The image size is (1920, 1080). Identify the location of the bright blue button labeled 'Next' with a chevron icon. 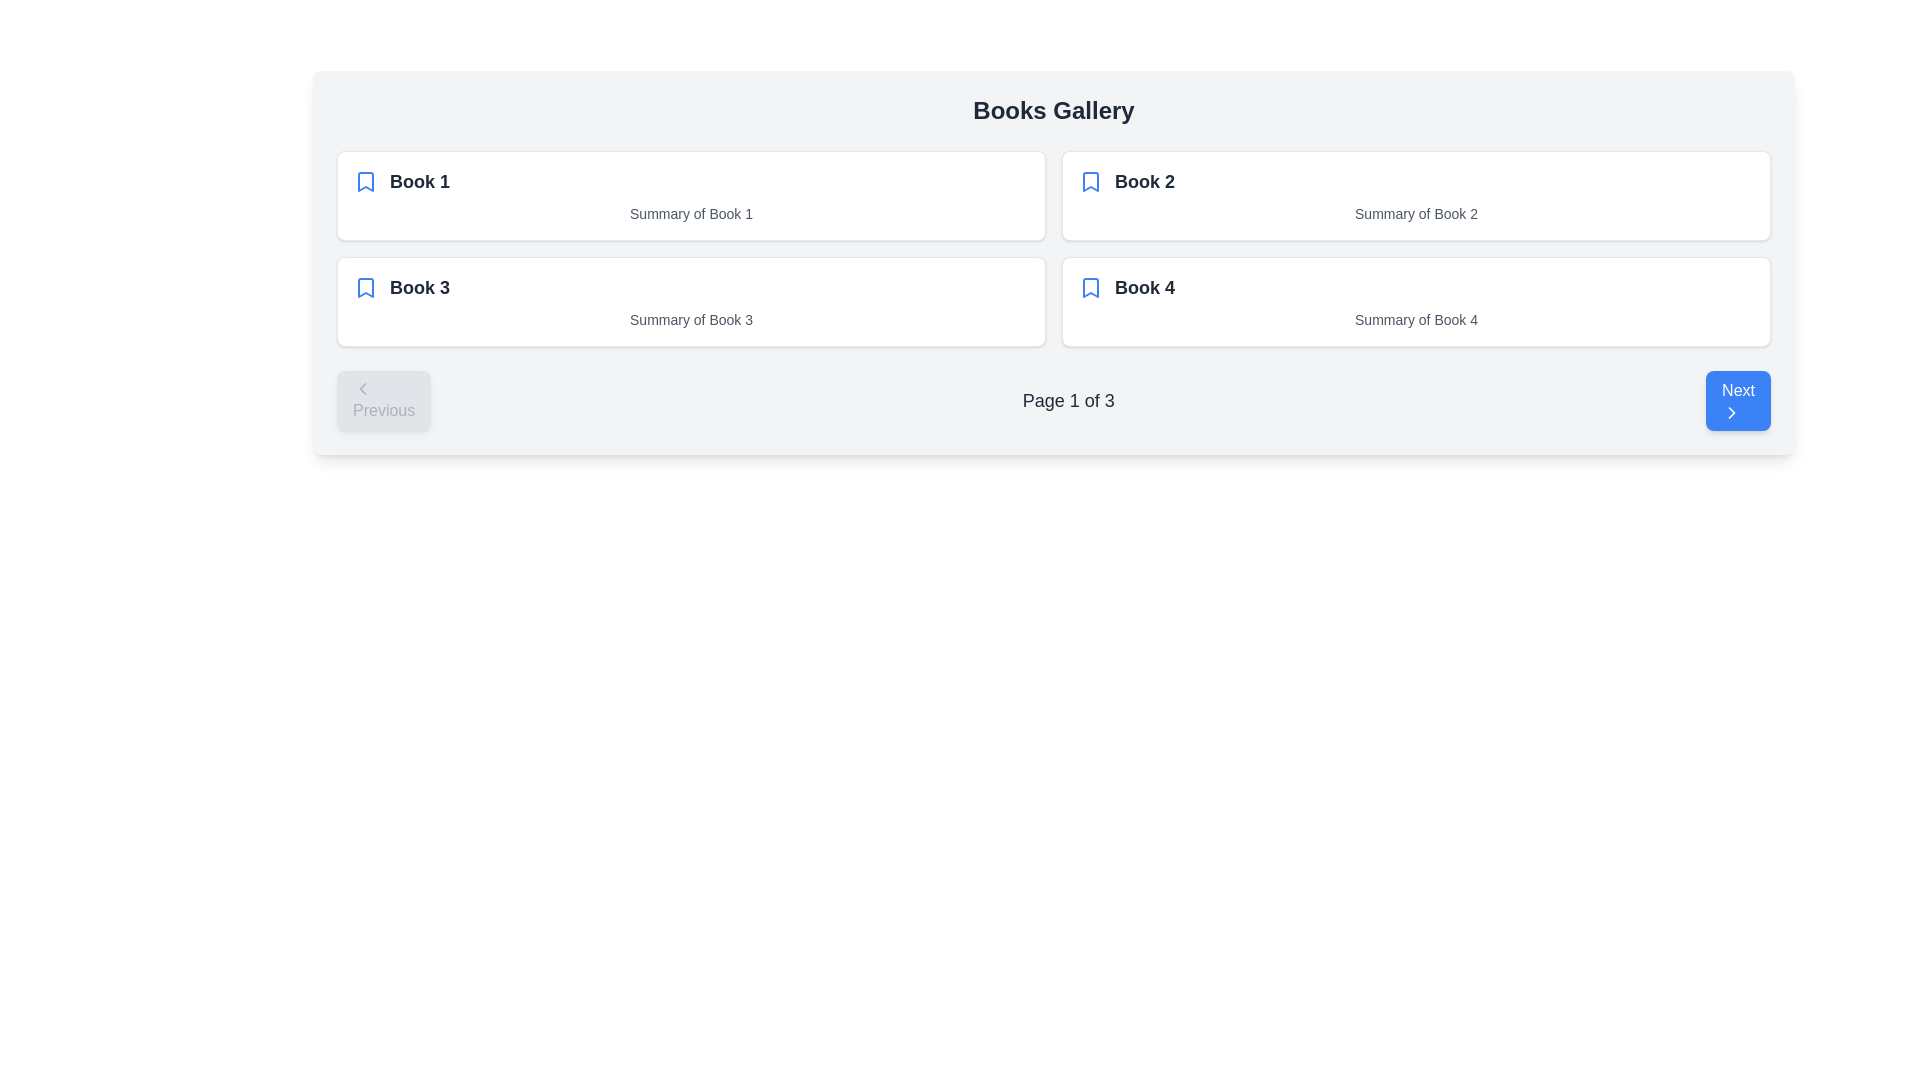
(1737, 401).